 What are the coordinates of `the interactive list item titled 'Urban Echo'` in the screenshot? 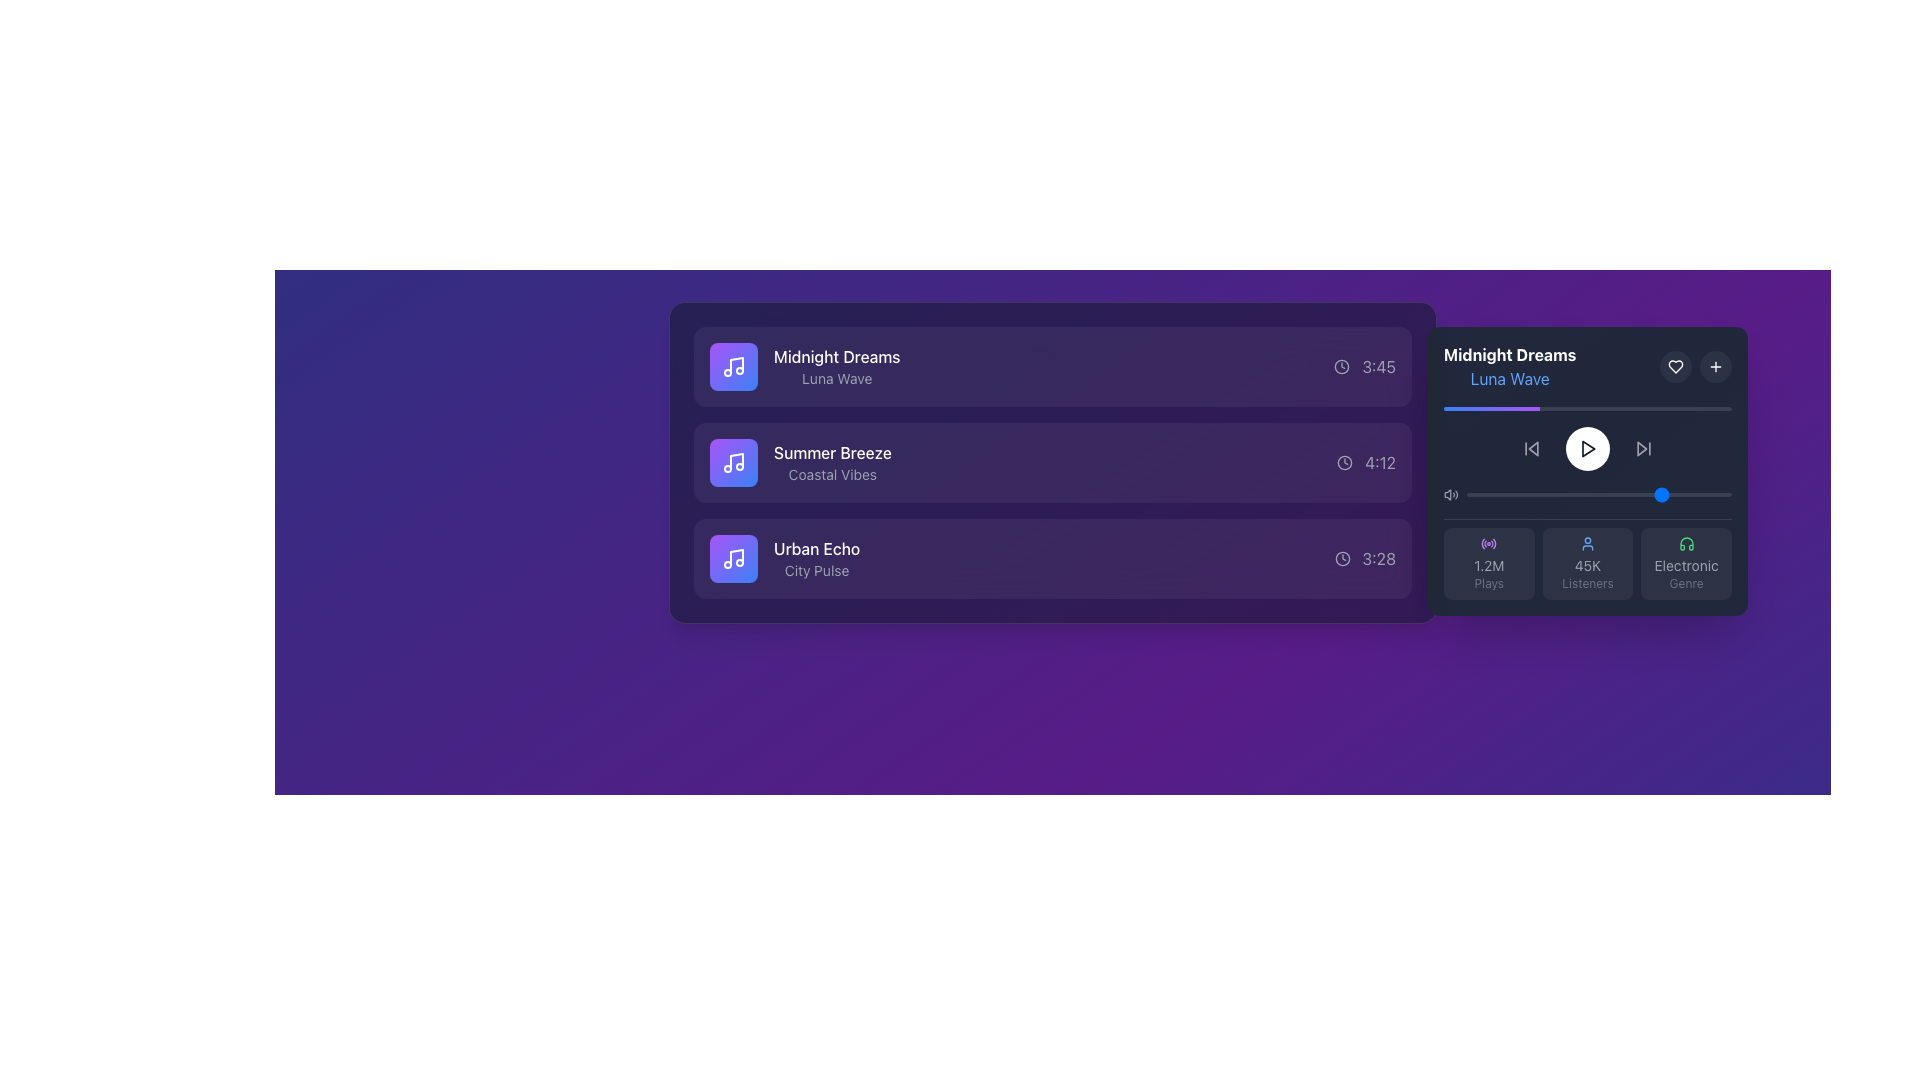 It's located at (1051, 559).